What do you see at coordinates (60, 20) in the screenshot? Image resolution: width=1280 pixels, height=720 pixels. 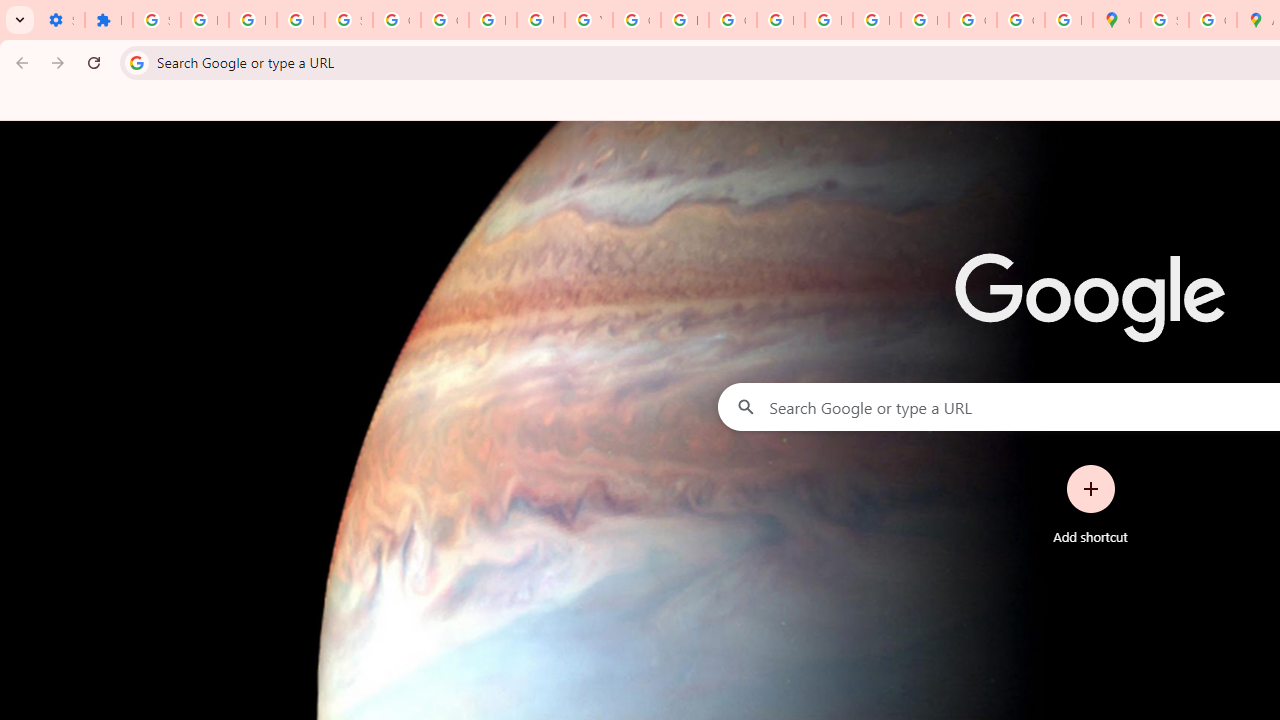 I see `'Settings - On startup'` at bounding box center [60, 20].